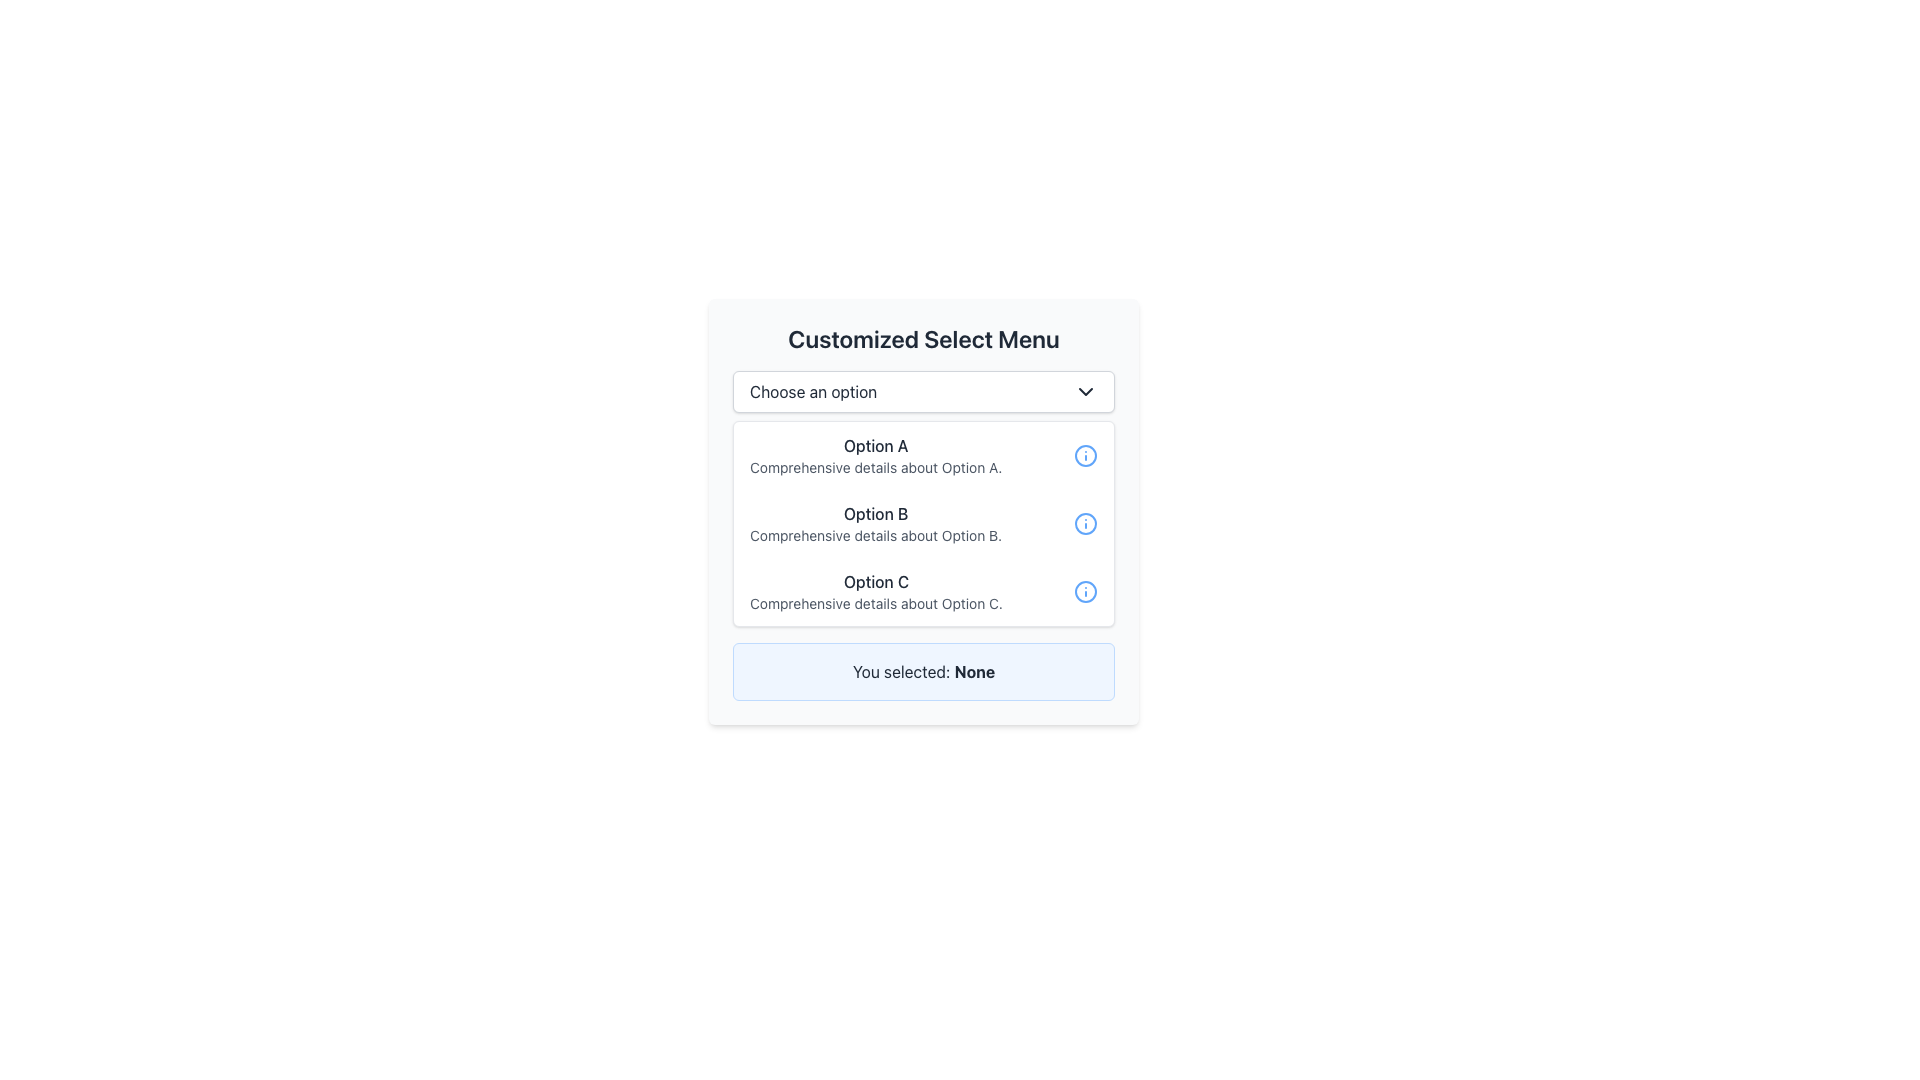  I want to click on the text "Option A" in the dropdown menu, so click(876, 445).